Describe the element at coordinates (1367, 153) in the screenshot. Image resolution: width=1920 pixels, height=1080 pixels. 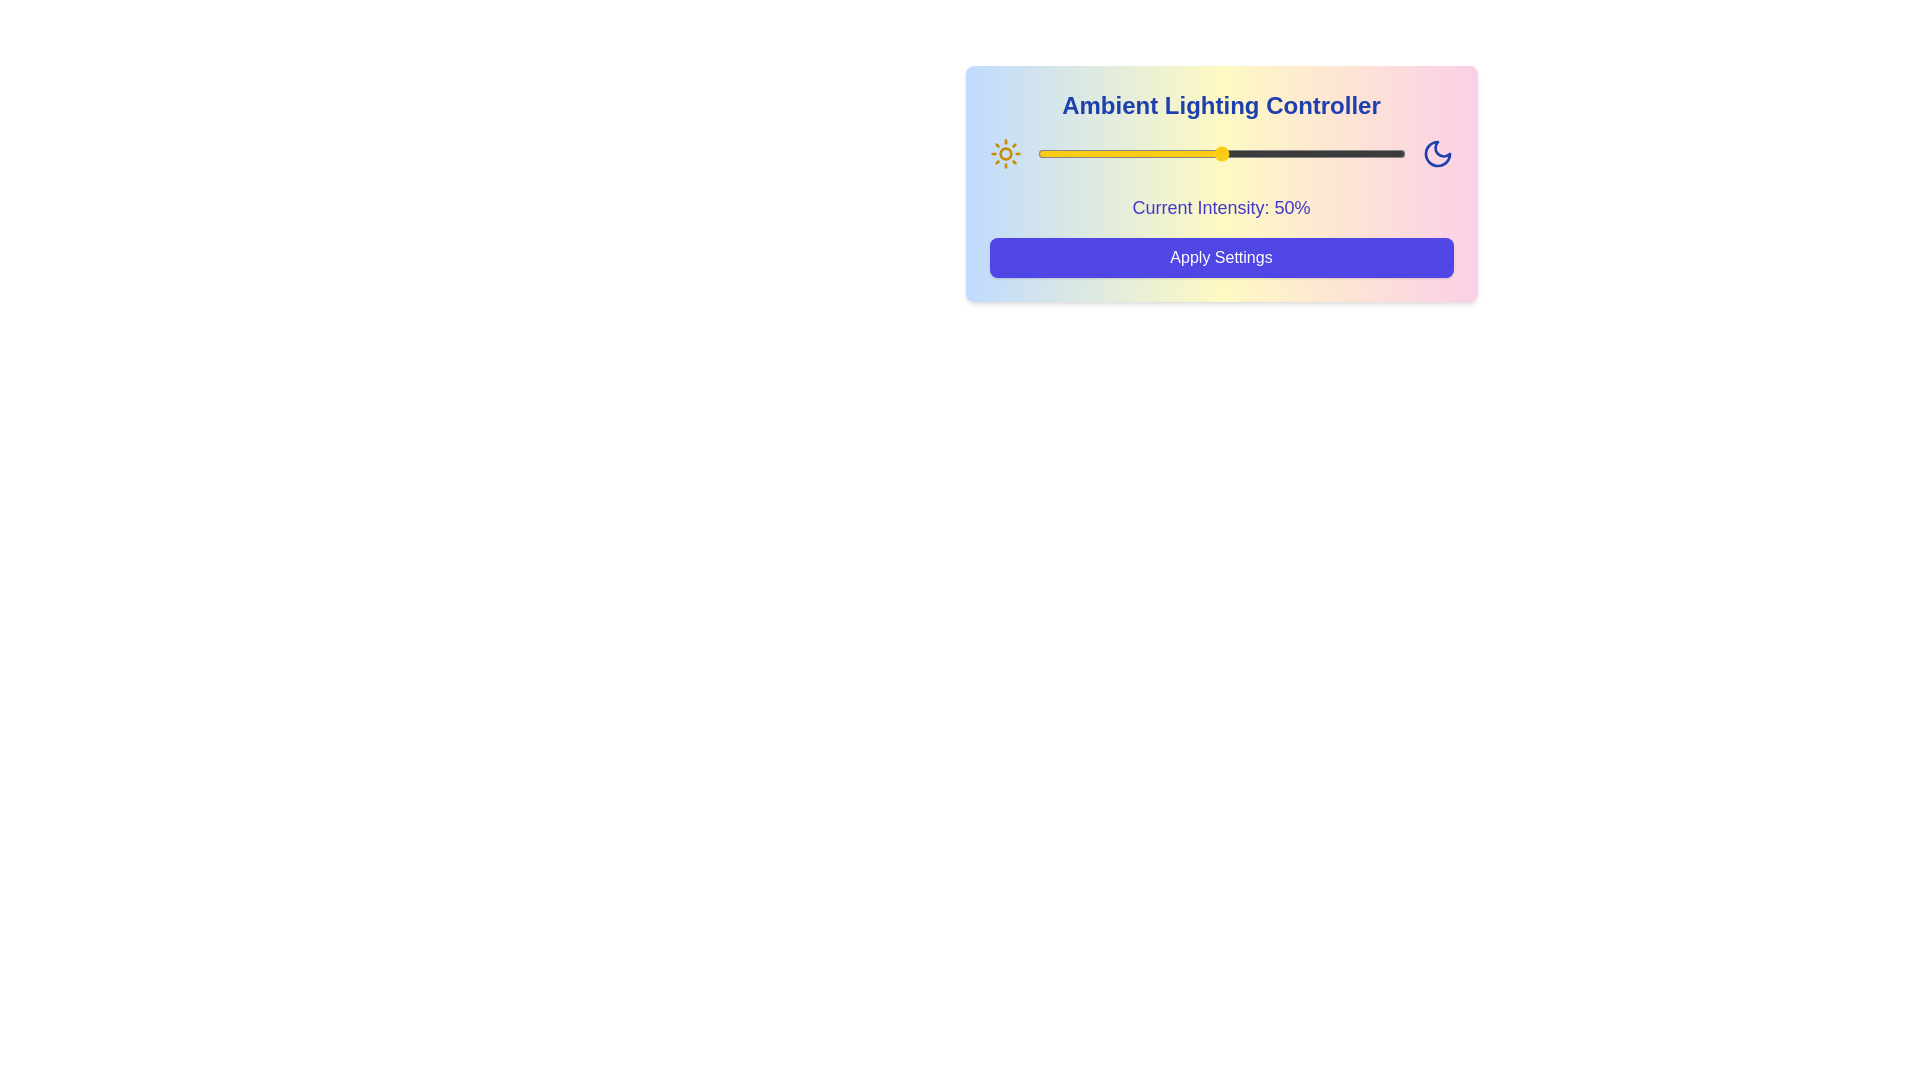
I see `the lighting intensity to 90% using the slider` at that location.